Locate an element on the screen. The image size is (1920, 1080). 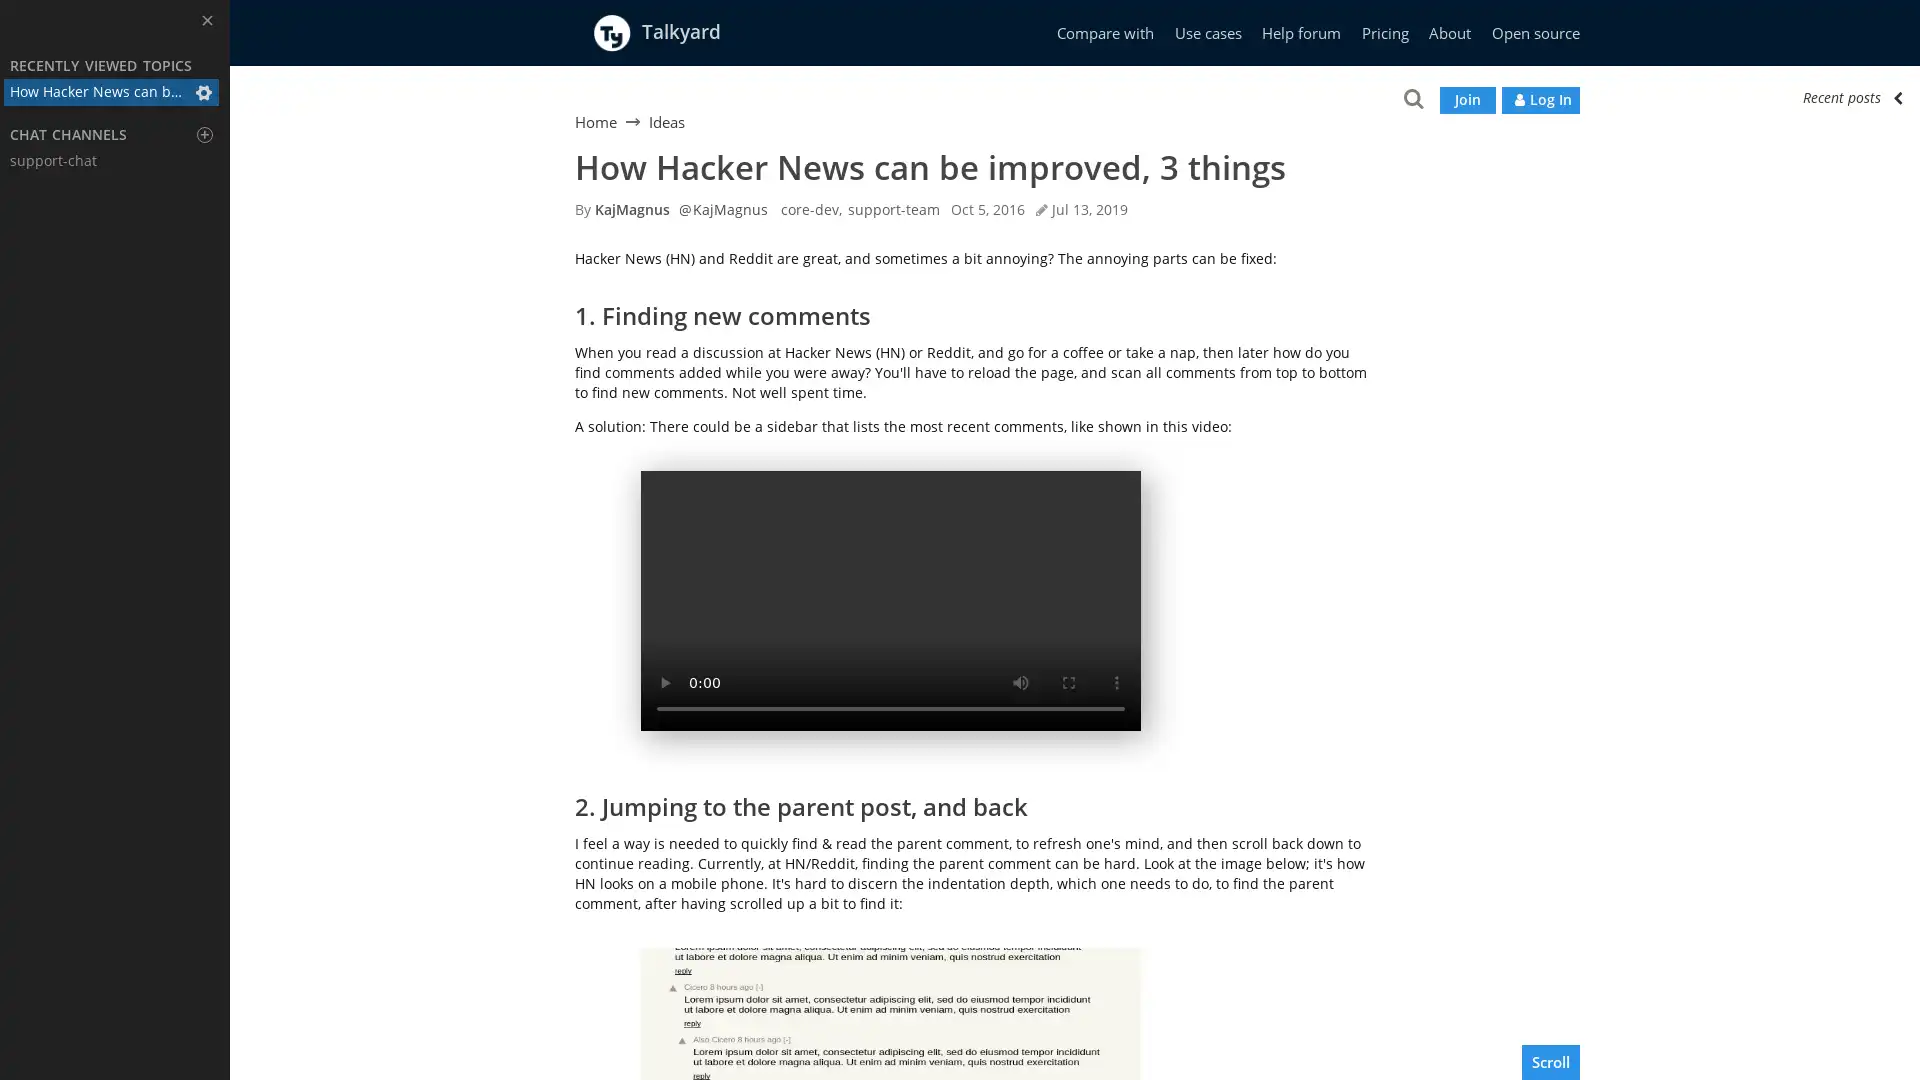
show more media controls is located at coordinates (1116, 681).